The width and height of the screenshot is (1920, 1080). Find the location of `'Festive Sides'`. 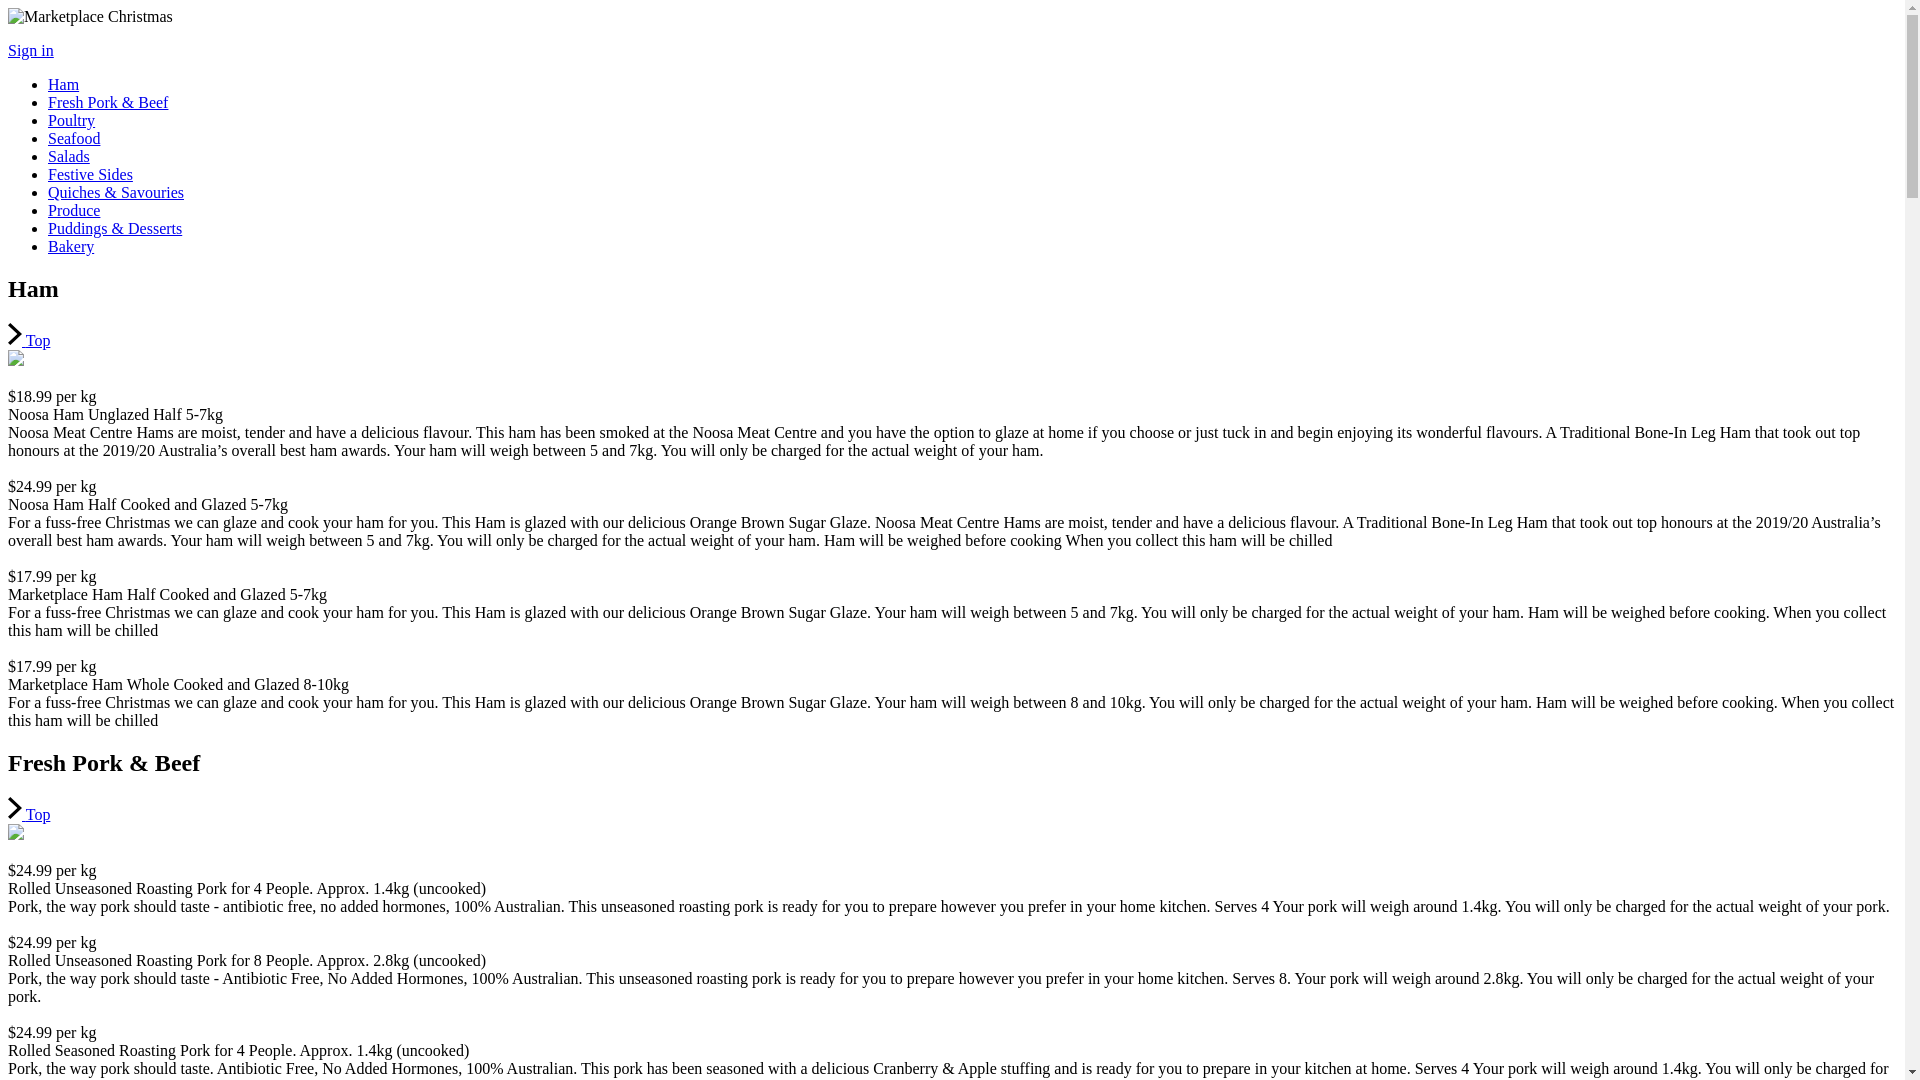

'Festive Sides' is located at coordinates (89, 173).